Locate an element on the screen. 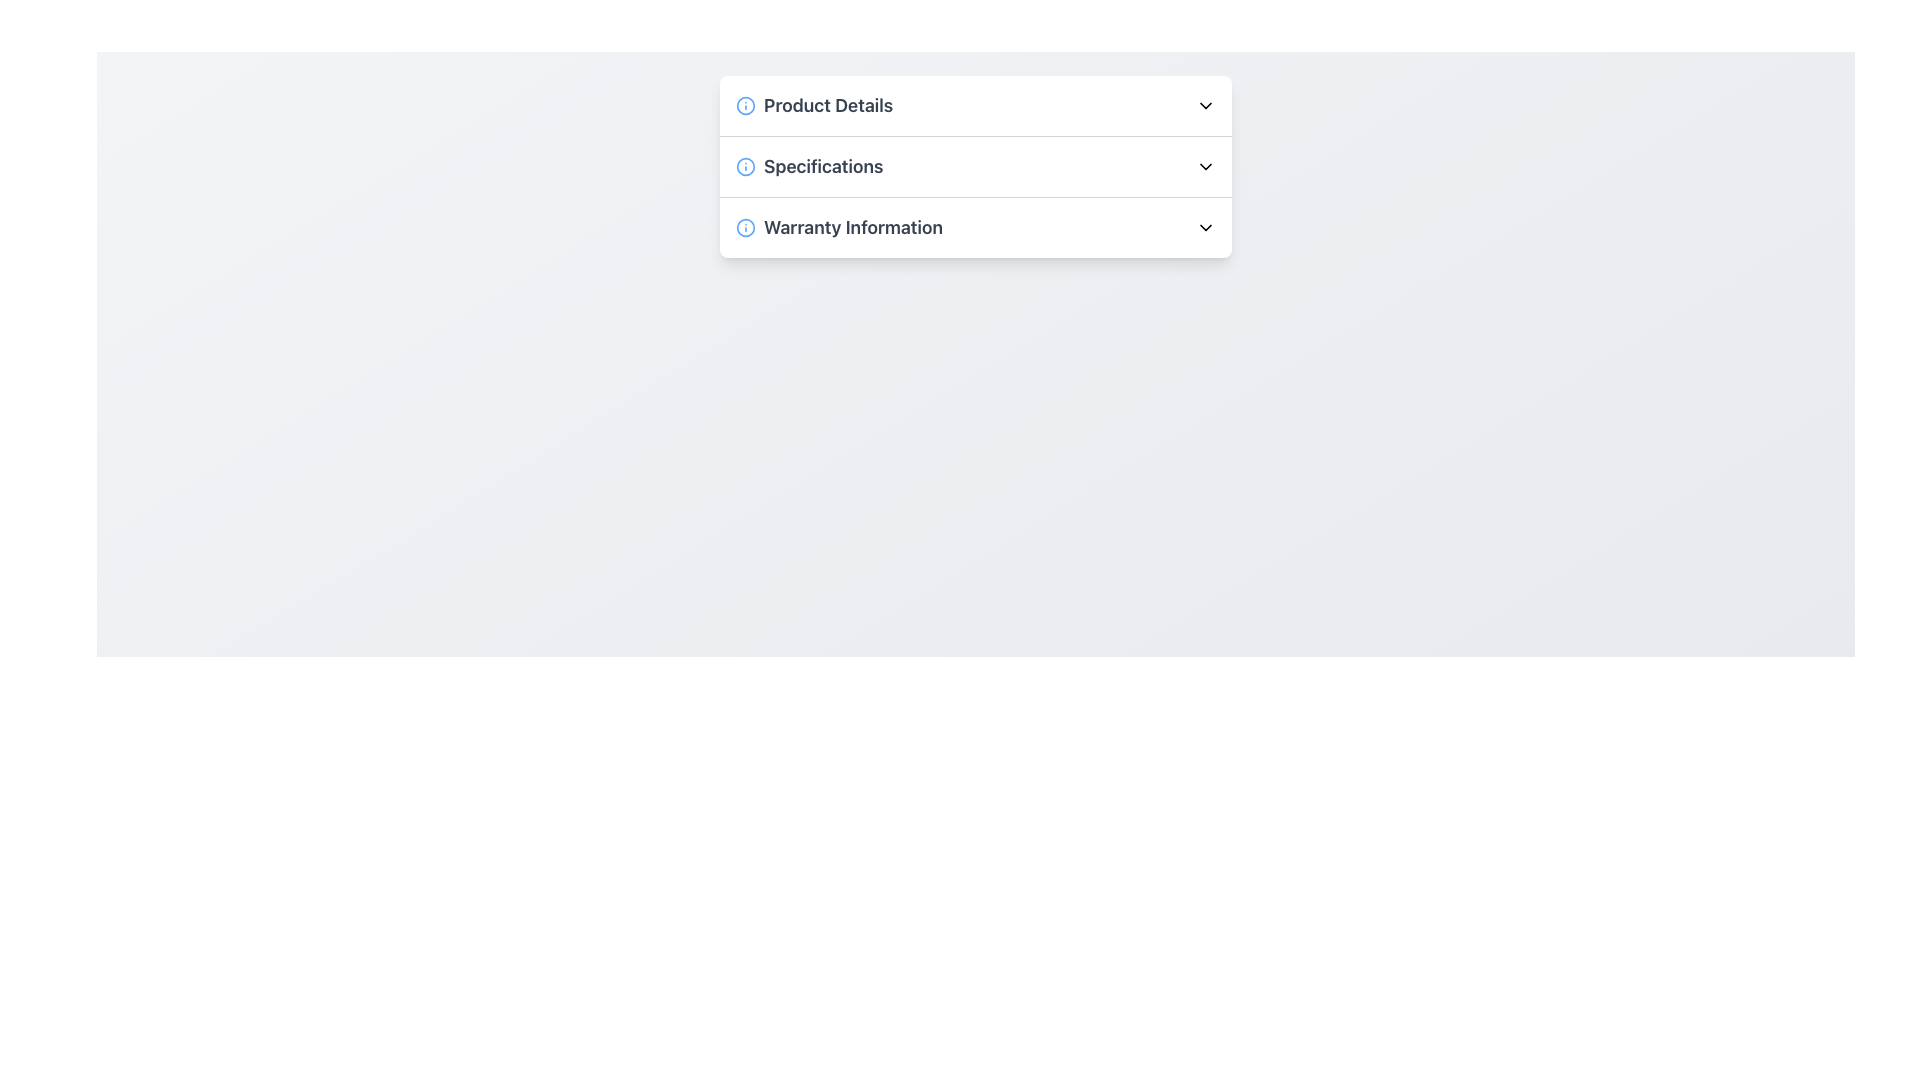 This screenshot has height=1080, width=1920. the title element of the collapsible section that reveals additional product information, located at the top of the panel with 'Specifications' and 'Warranty Information' is located at coordinates (814, 105).